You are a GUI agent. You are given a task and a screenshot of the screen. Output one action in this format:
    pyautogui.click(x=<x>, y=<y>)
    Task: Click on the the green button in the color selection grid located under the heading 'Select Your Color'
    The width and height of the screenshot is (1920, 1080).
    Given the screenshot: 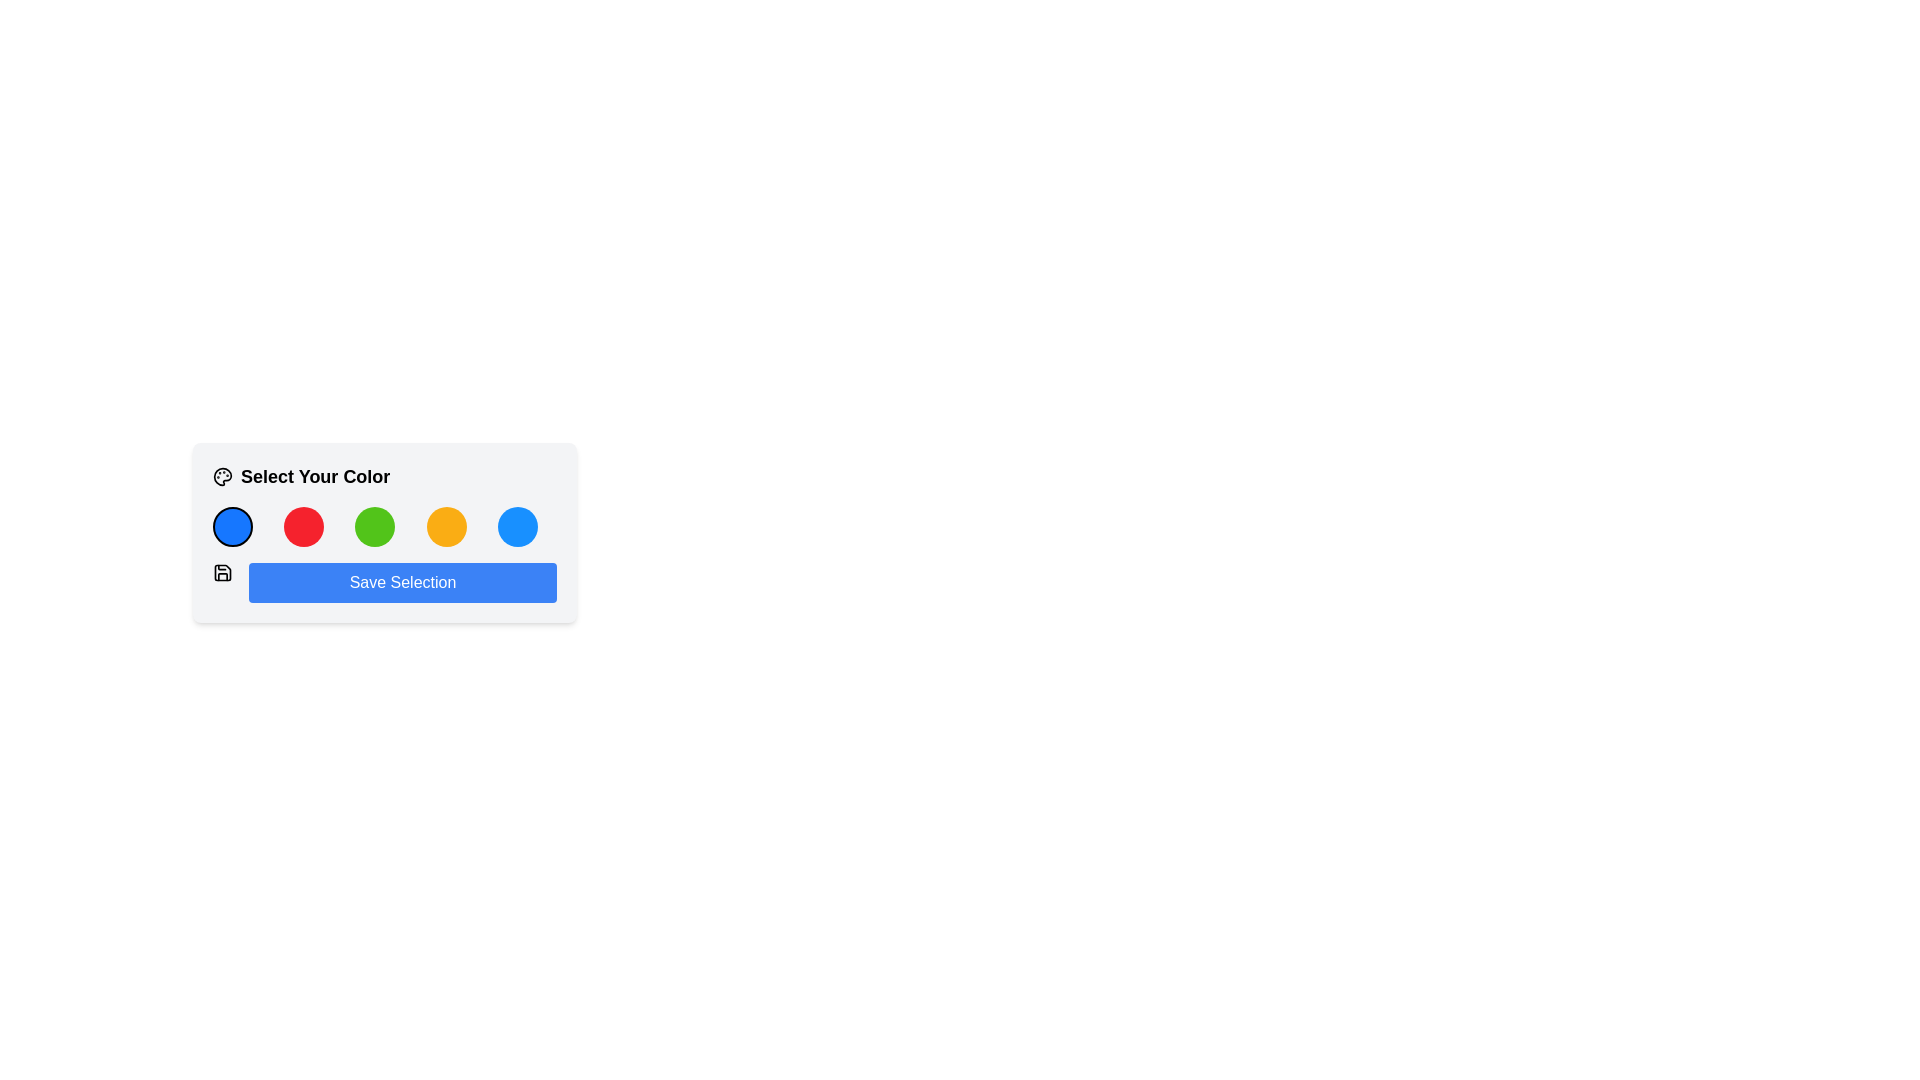 What is the action you would take?
    pyautogui.click(x=384, y=526)
    